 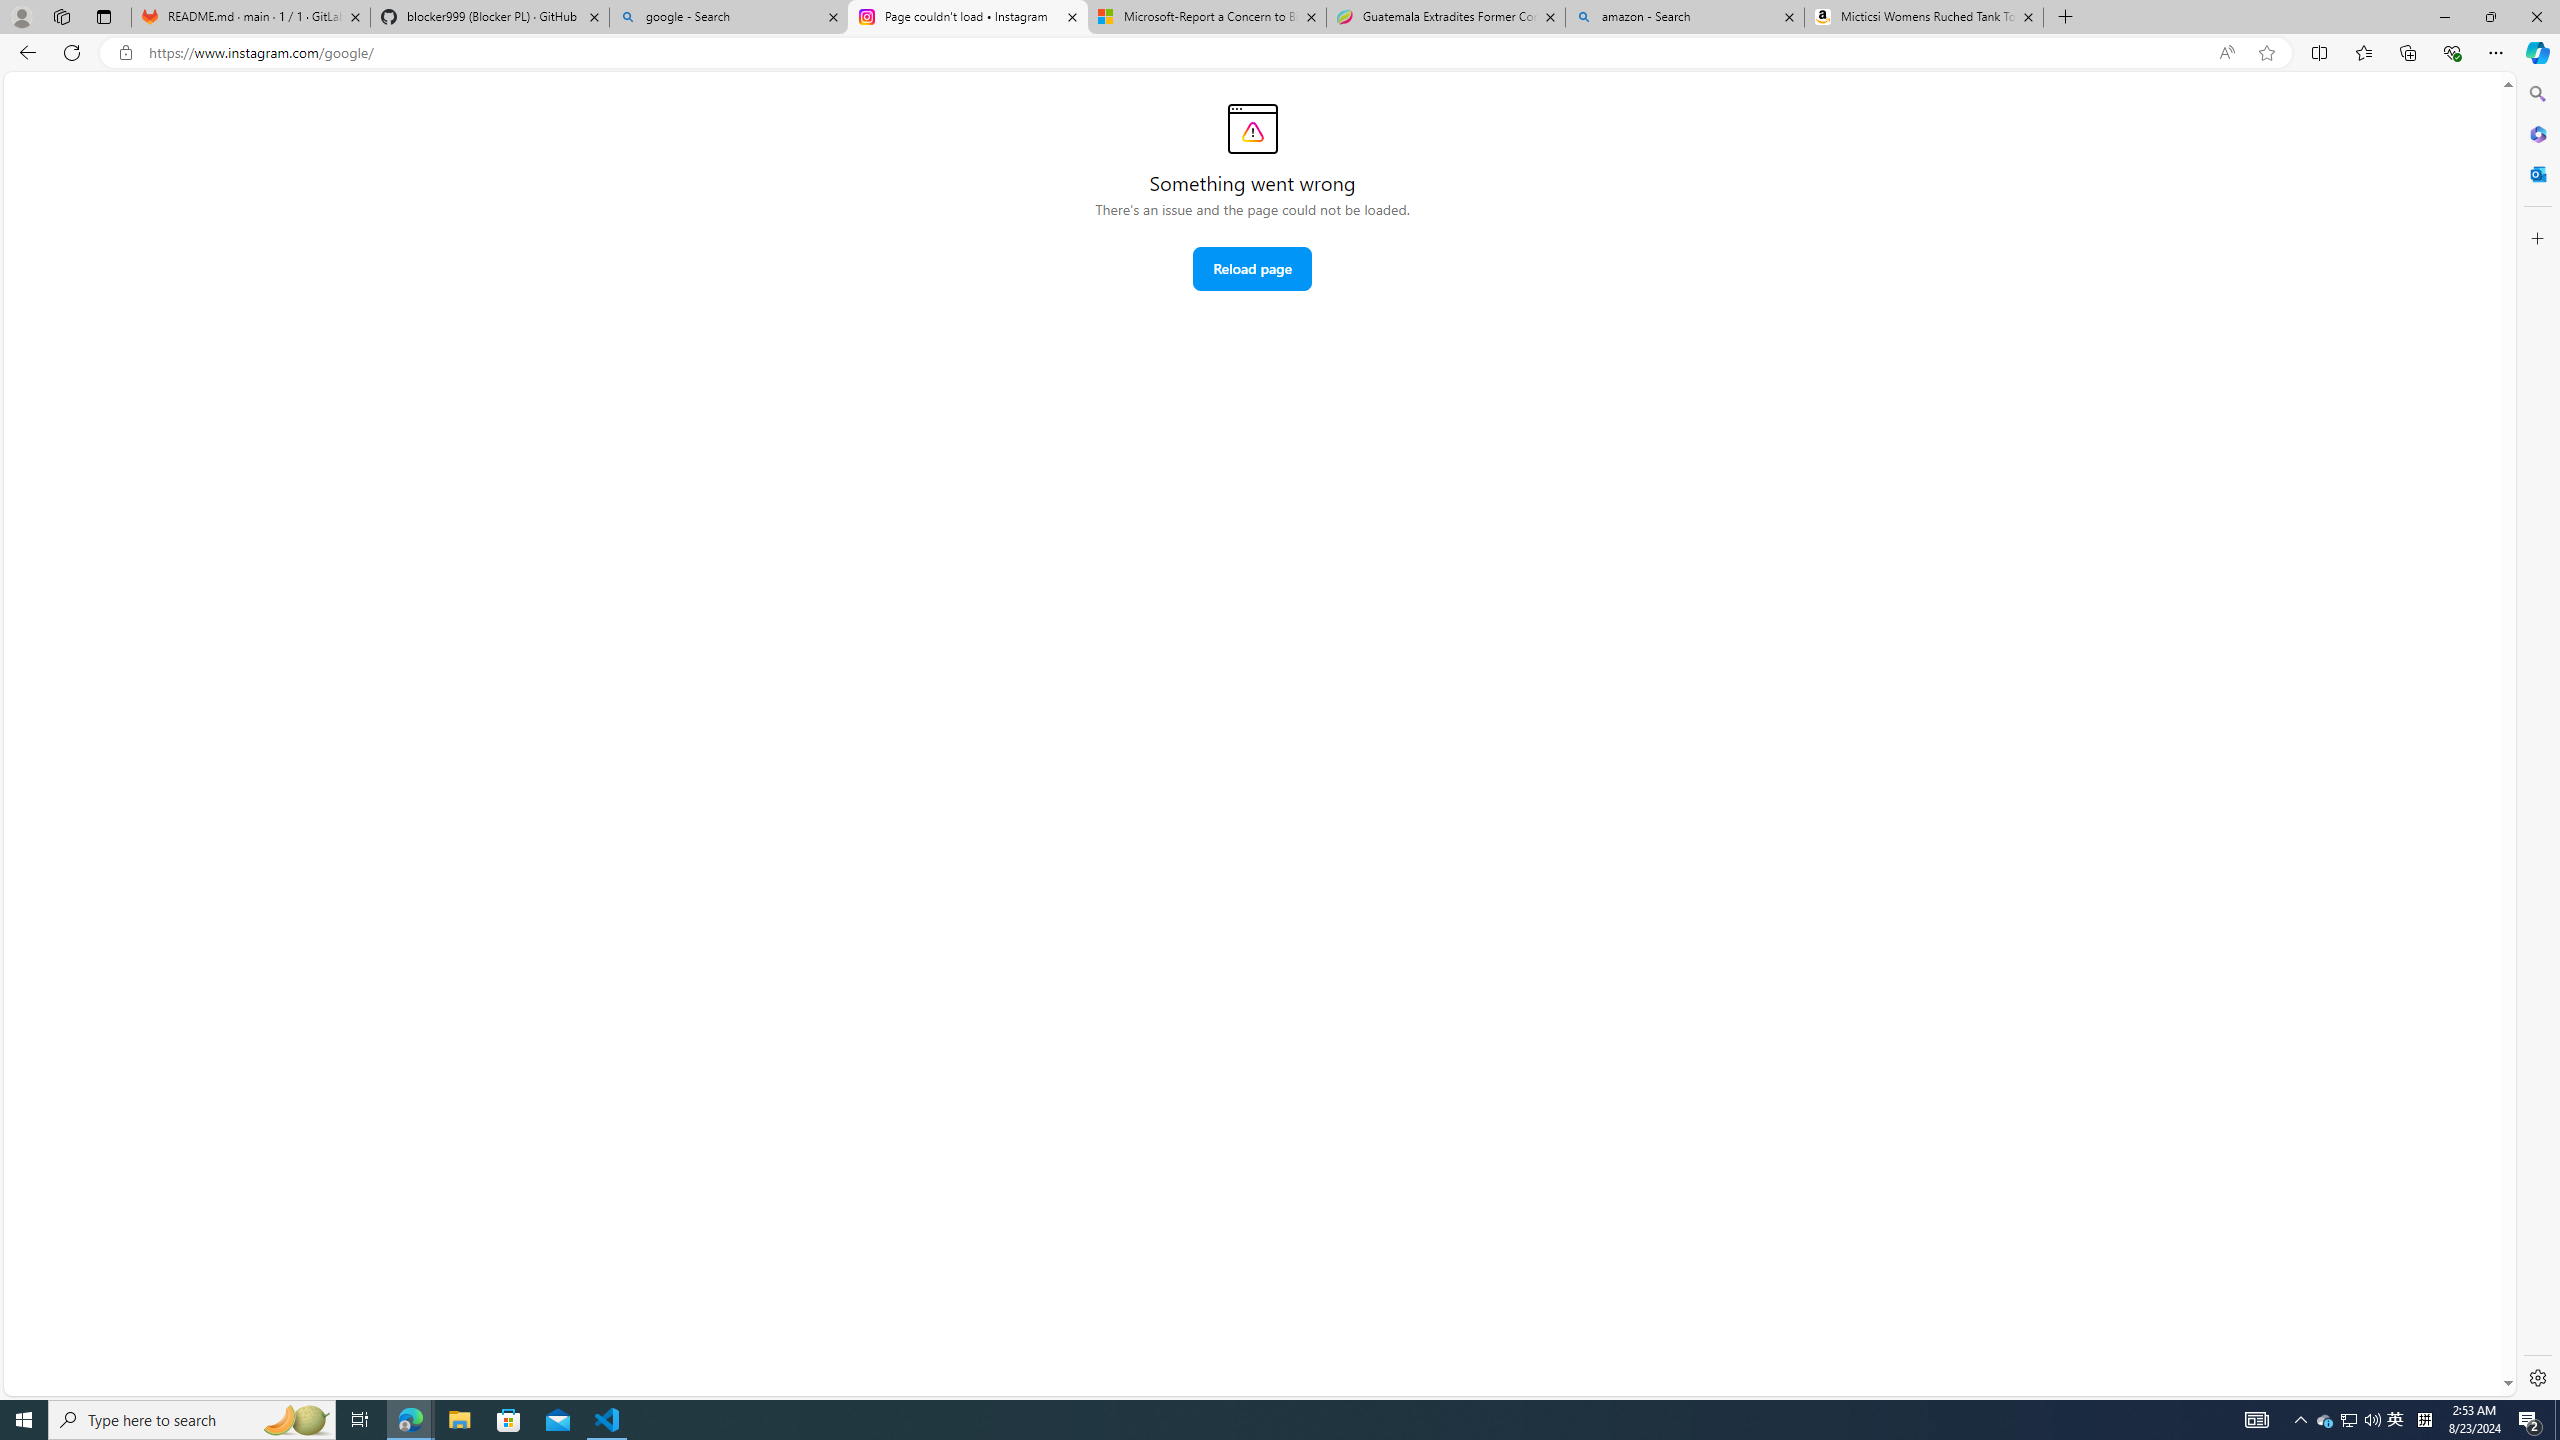 I want to click on 'Favorites', so click(x=2364, y=51).